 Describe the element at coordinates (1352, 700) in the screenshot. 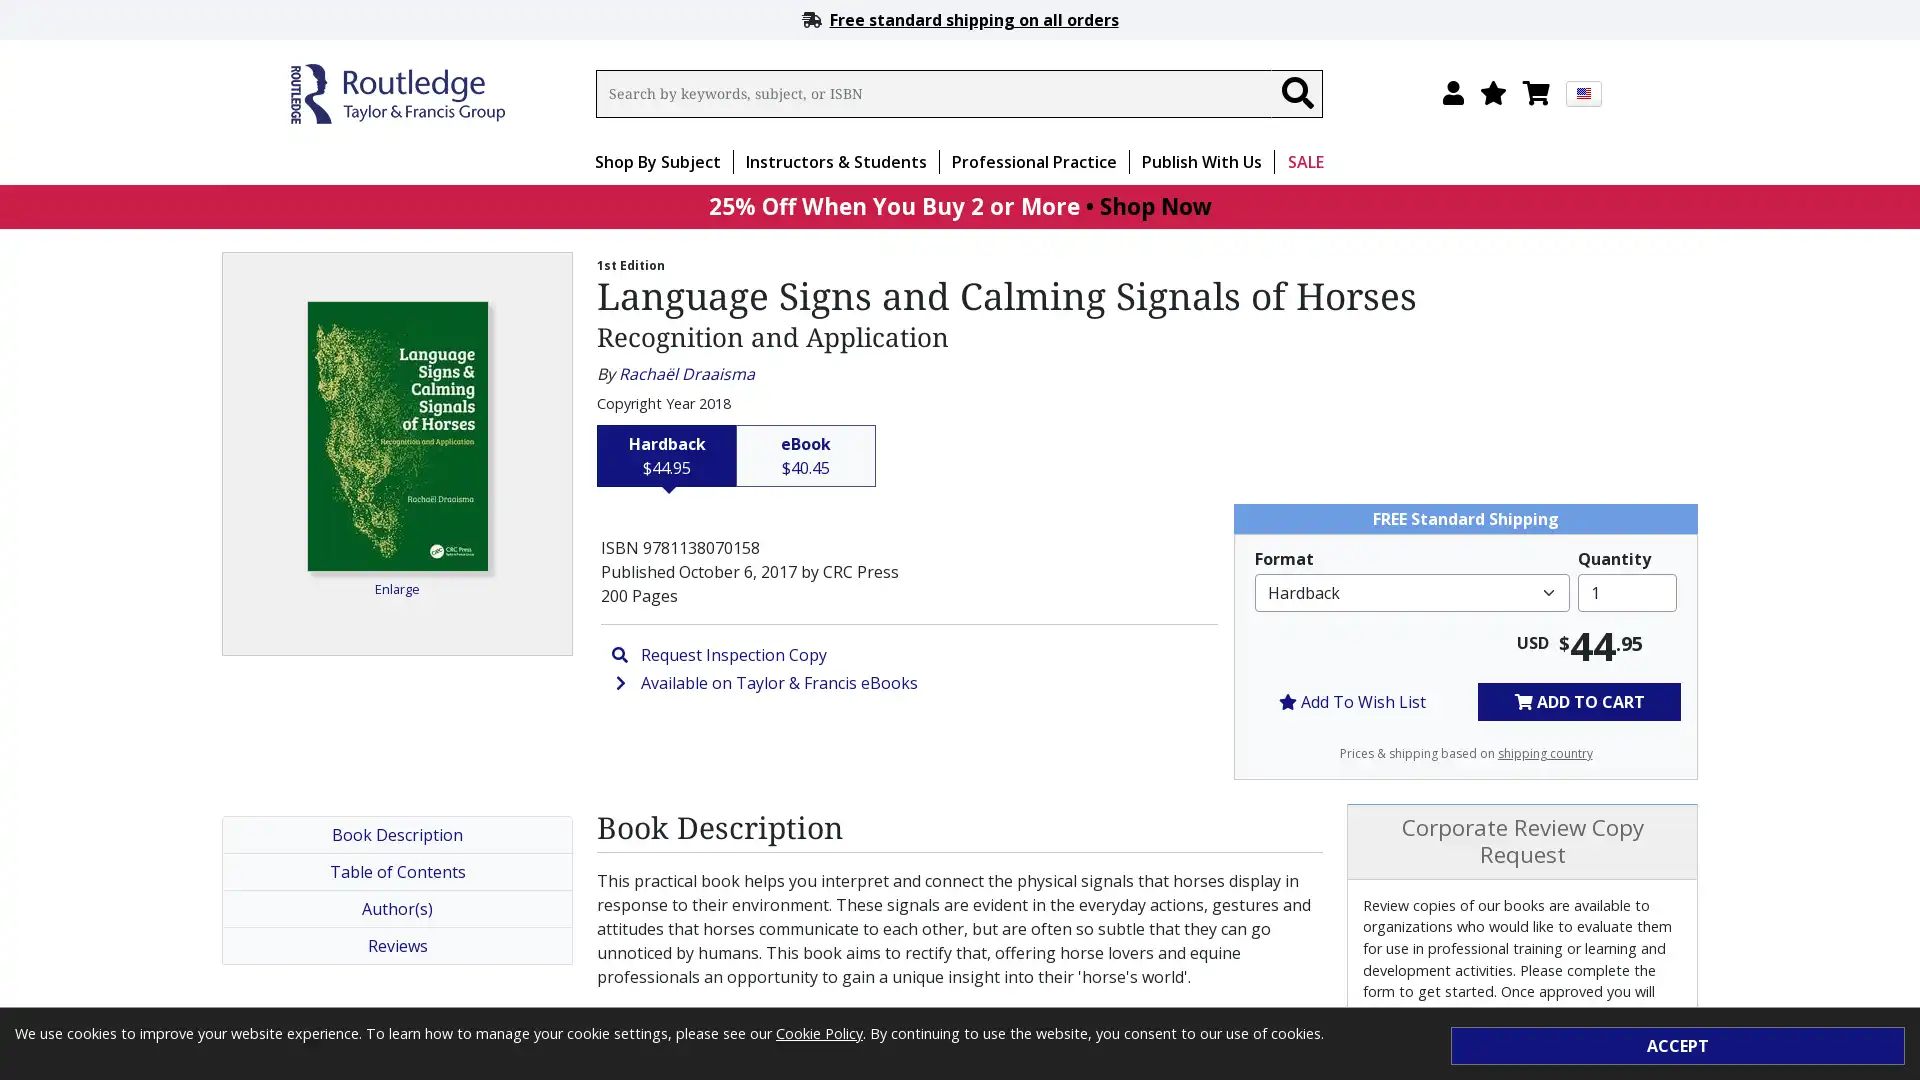

I see `Add To Wish List` at that location.